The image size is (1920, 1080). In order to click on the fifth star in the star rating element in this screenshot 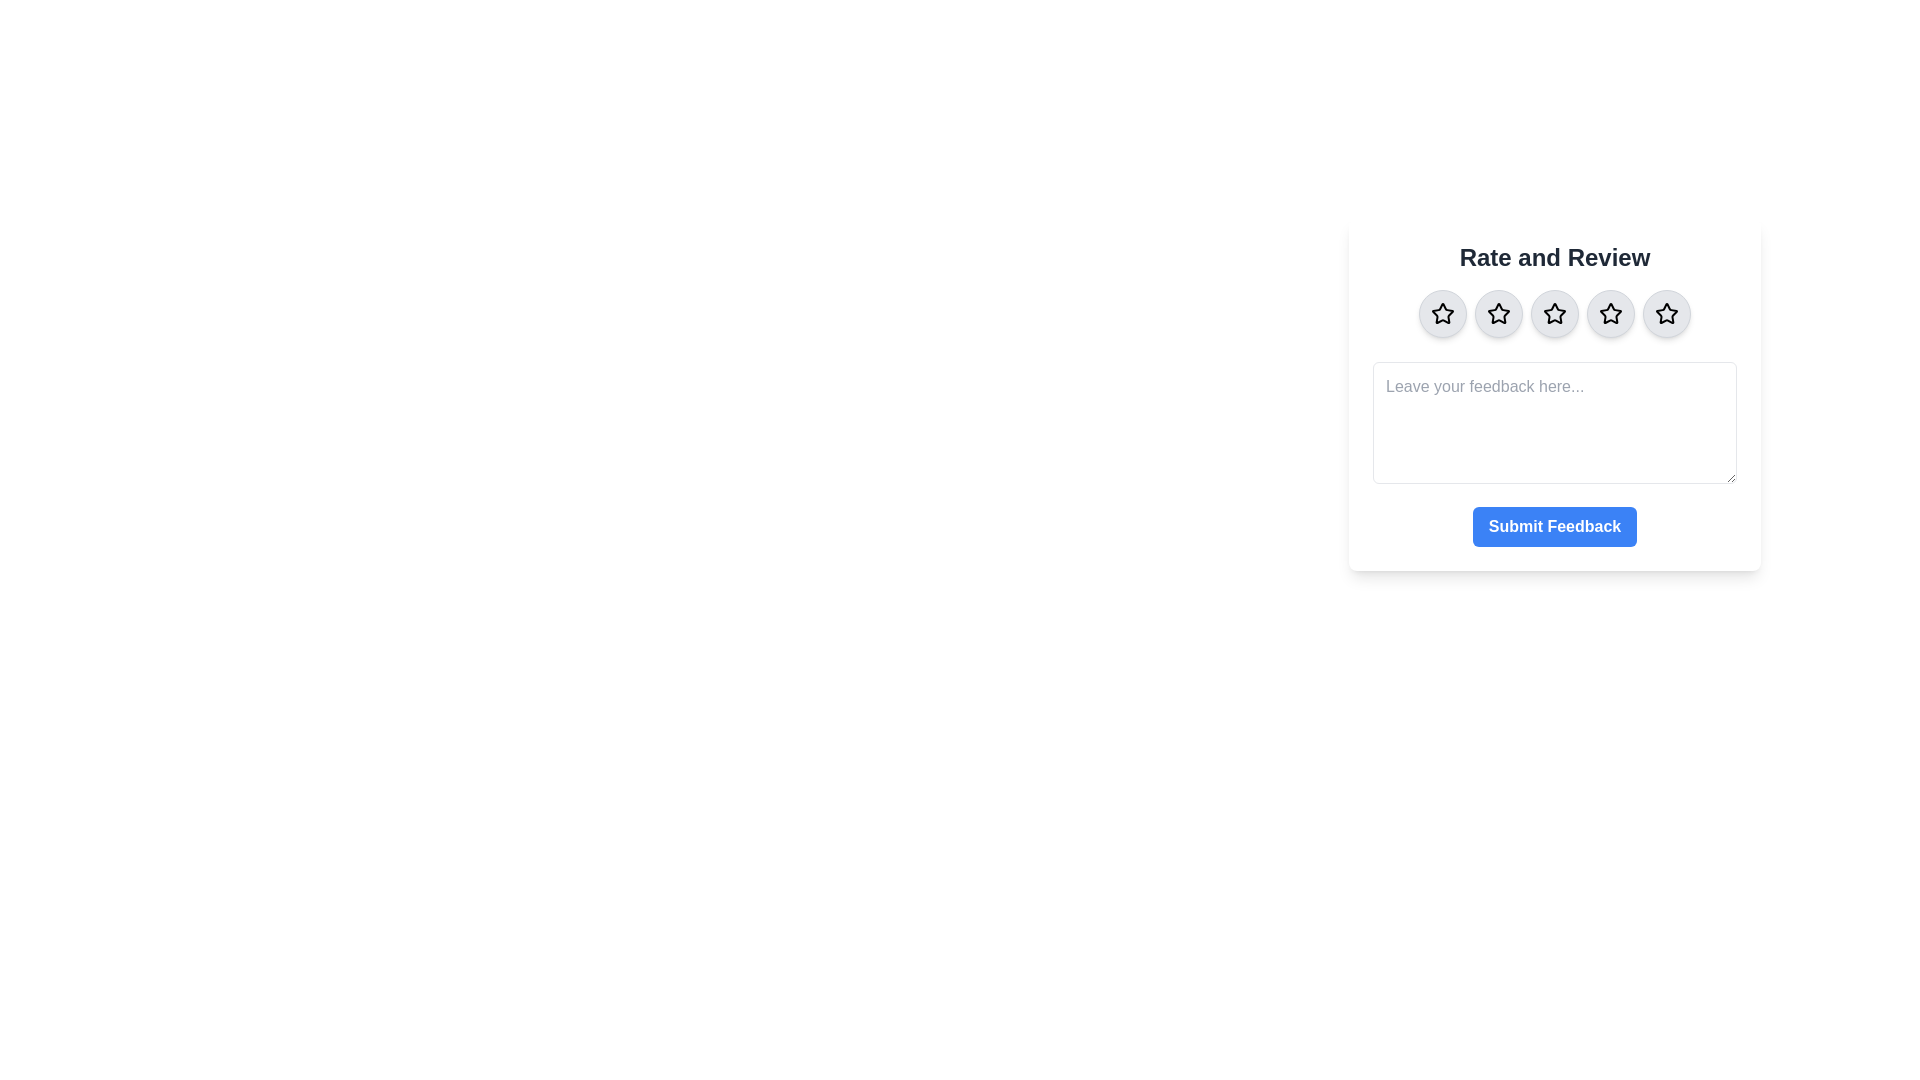, I will do `click(1666, 313)`.